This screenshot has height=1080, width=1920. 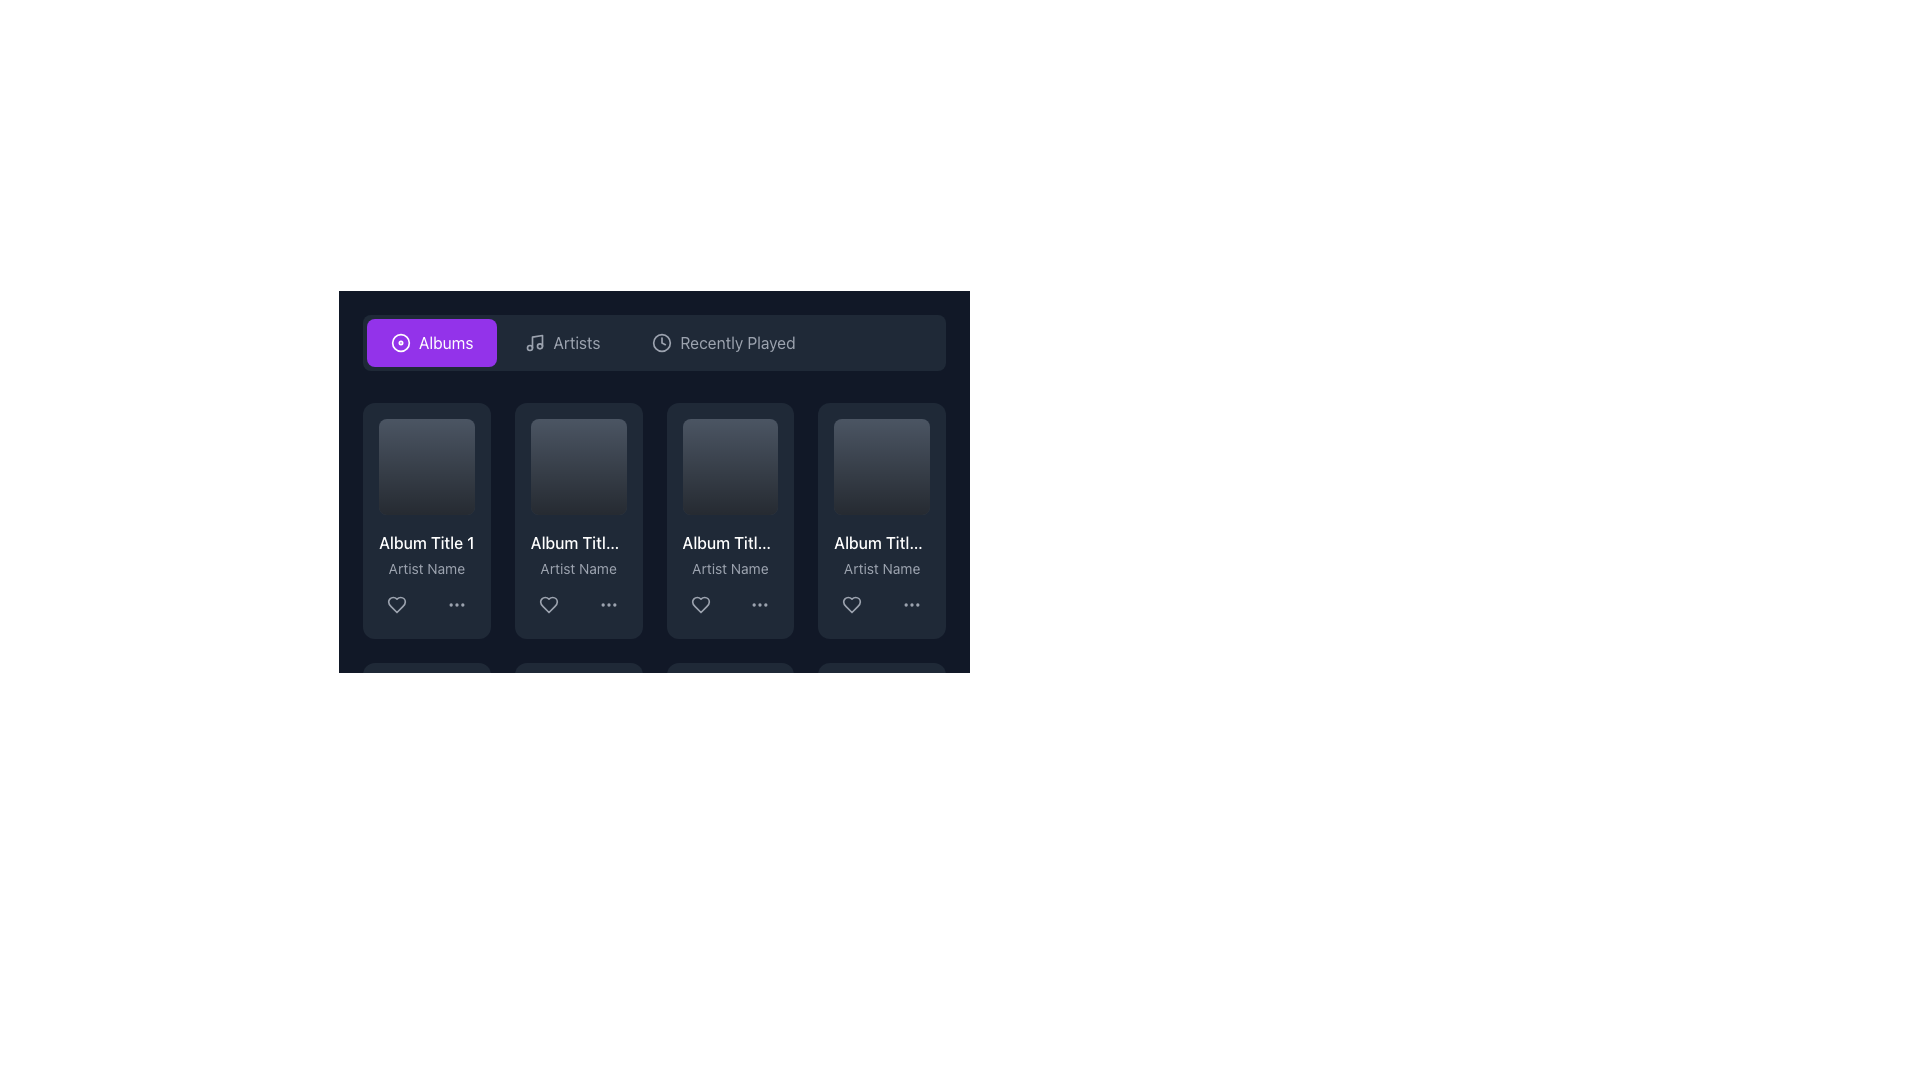 I want to click on the Ellipsis menu button located at the bottom-right corner of the album information card to observe a style change, so click(x=607, y=603).